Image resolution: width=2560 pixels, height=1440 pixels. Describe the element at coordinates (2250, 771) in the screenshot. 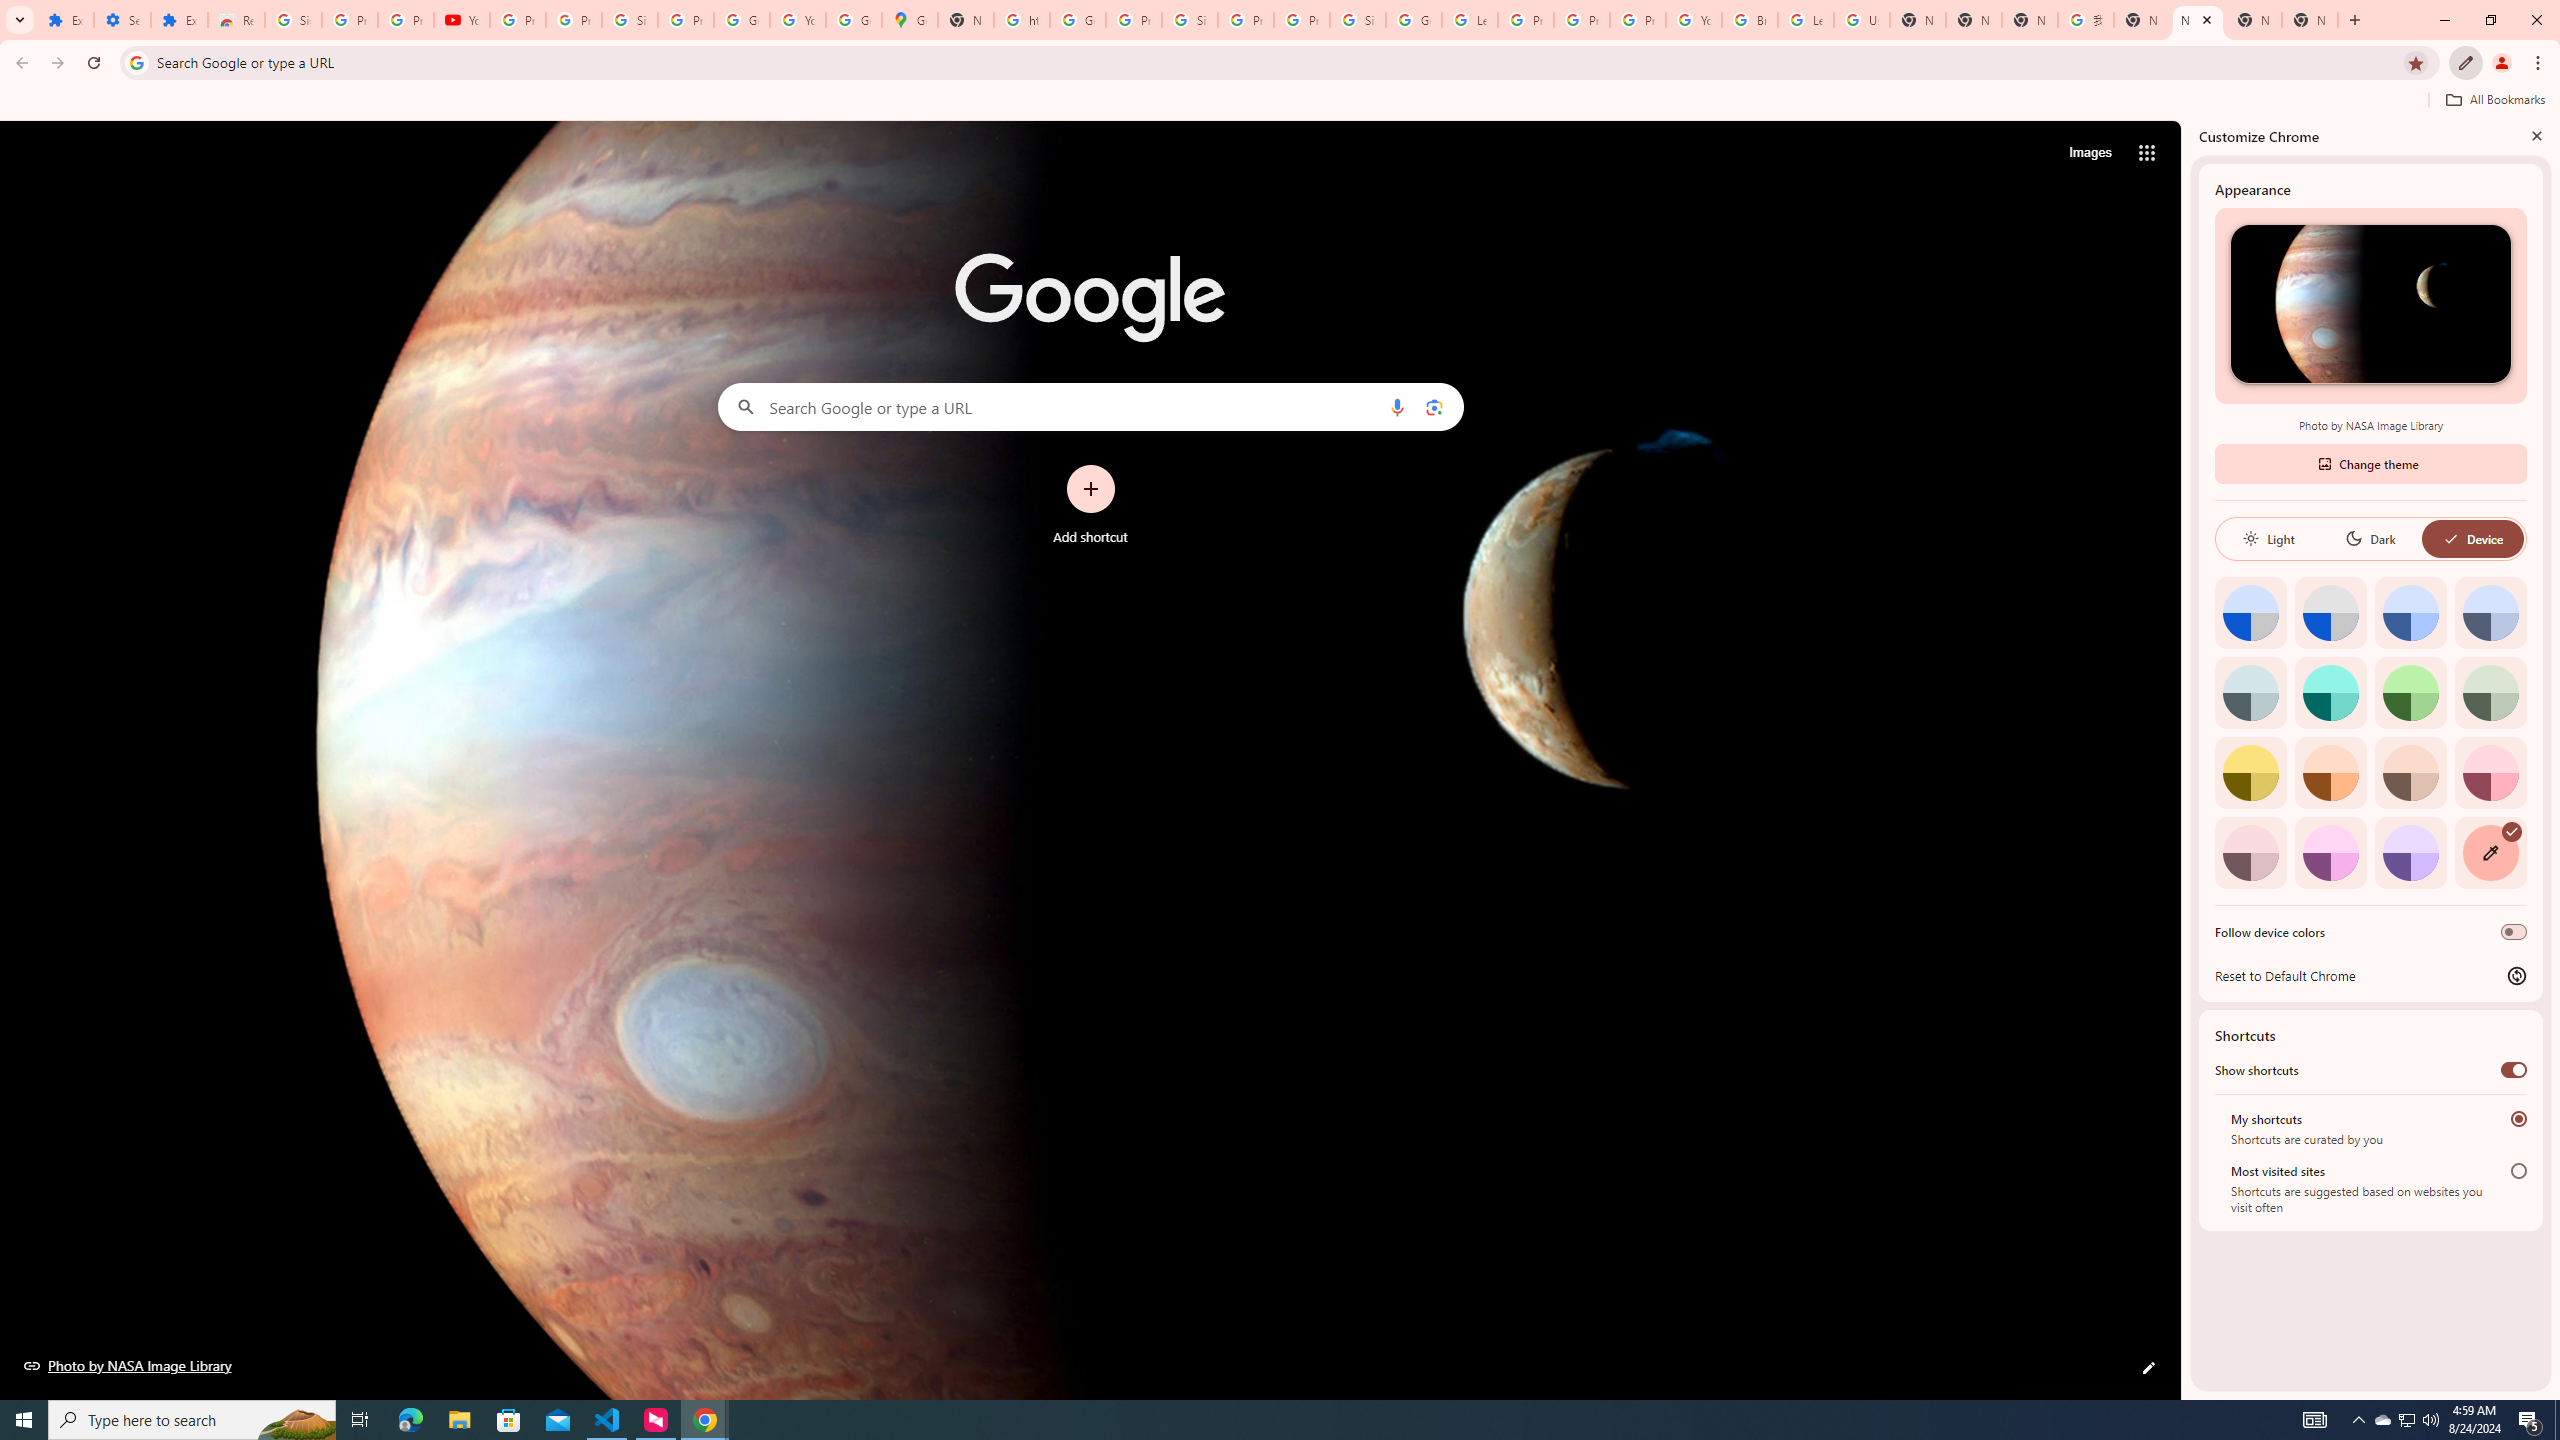

I see `'Citron'` at that location.